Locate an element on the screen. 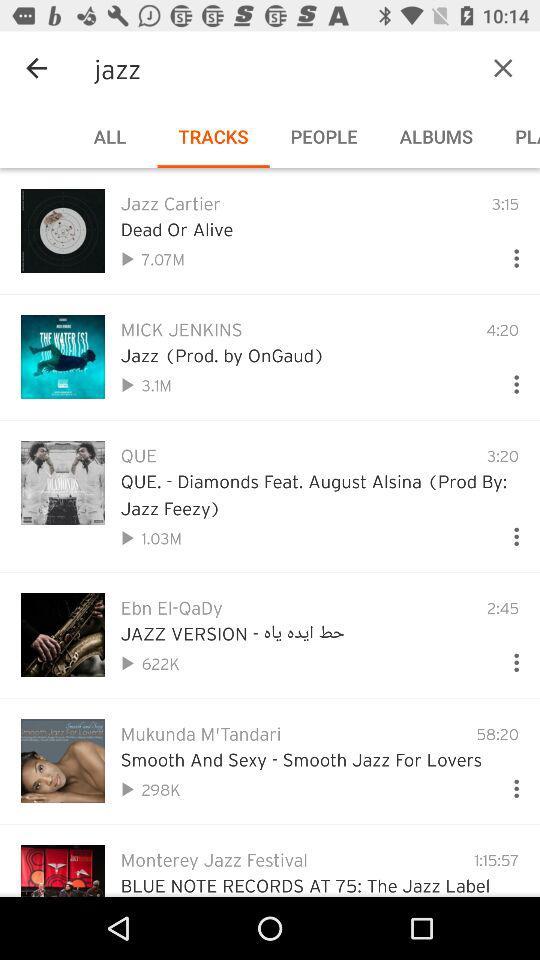 This screenshot has width=540, height=960. exit search is located at coordinates (502, 68).